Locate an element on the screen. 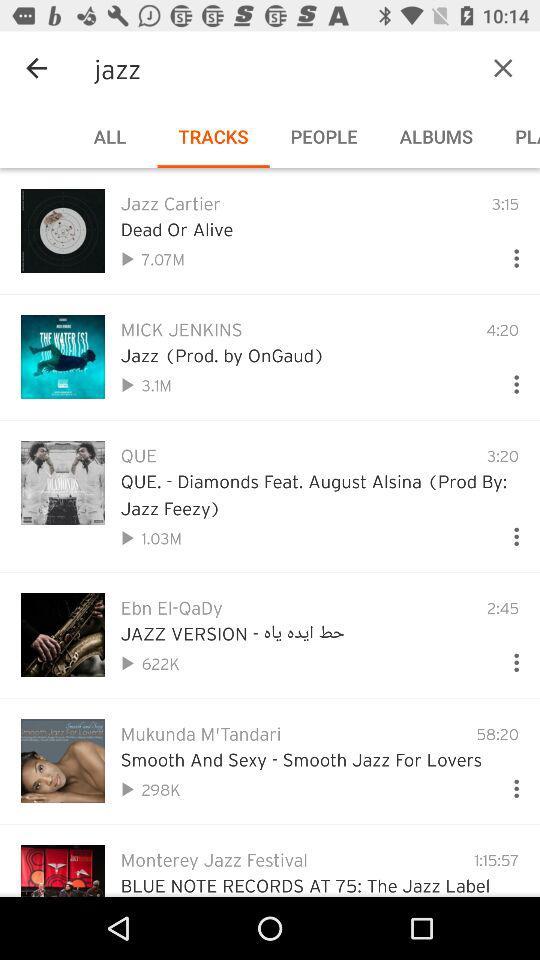 This screenshot has width=540, height=960. exit search is located at coordinates (502, 68).